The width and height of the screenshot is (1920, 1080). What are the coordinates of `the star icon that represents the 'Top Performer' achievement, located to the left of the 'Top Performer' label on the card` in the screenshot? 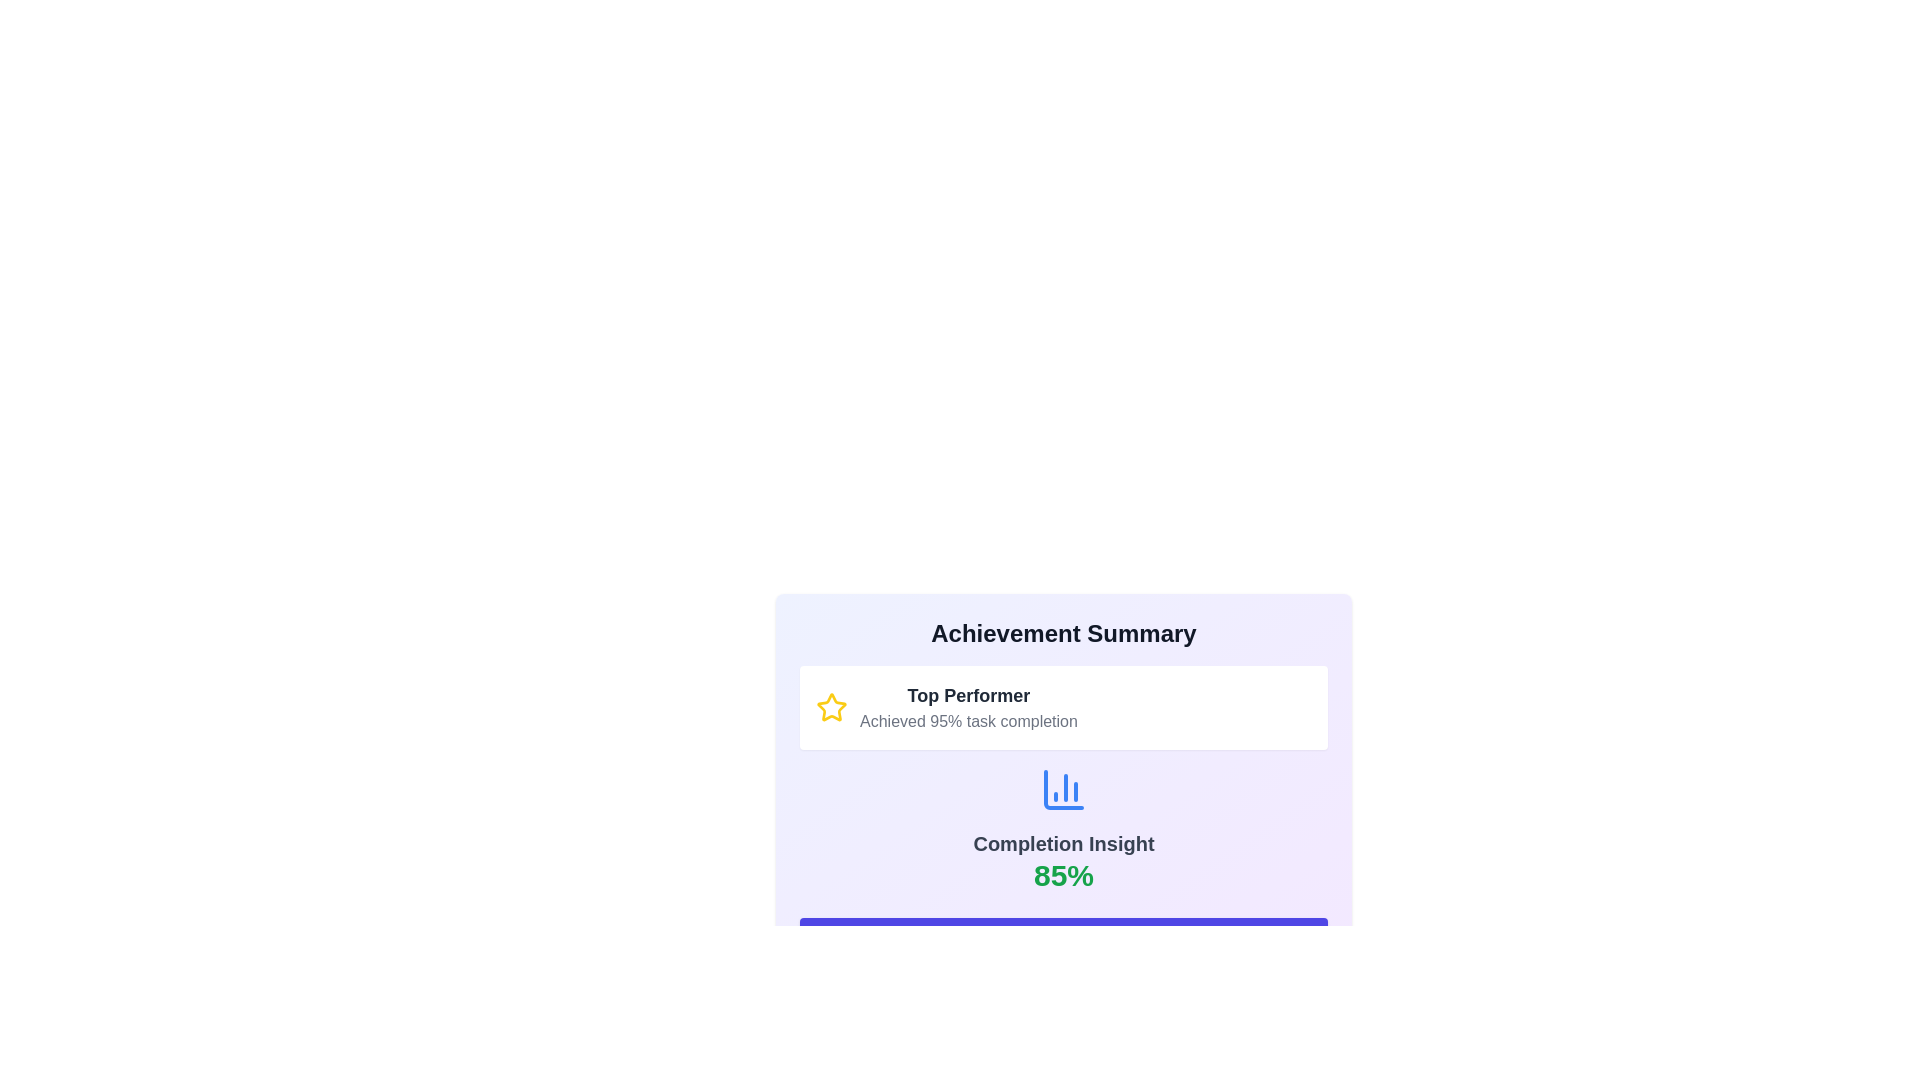 It's located at (831, 706).